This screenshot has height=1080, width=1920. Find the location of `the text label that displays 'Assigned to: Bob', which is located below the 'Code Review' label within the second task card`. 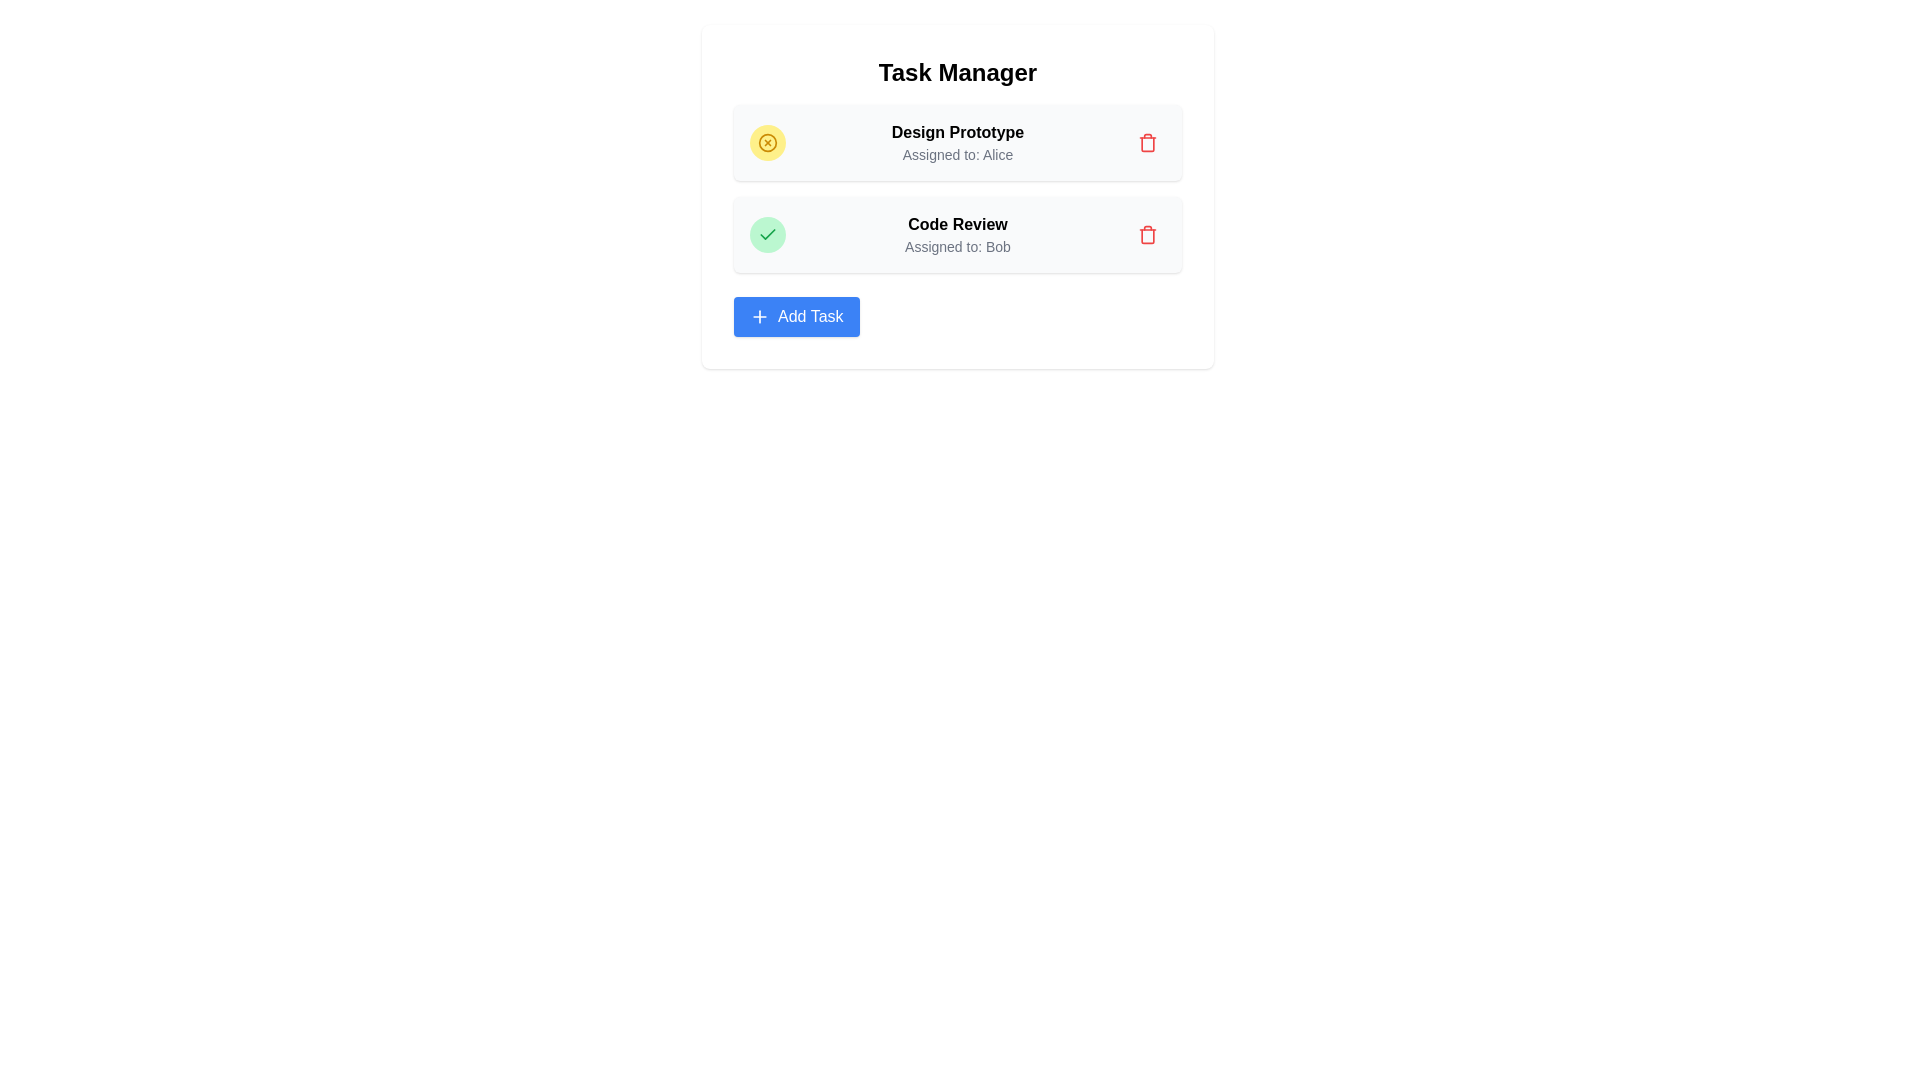

the text label that displays 'Assigned to: Bob', which is located below the 'Code Review' label within the second task card is located at coordinates (957, 245).